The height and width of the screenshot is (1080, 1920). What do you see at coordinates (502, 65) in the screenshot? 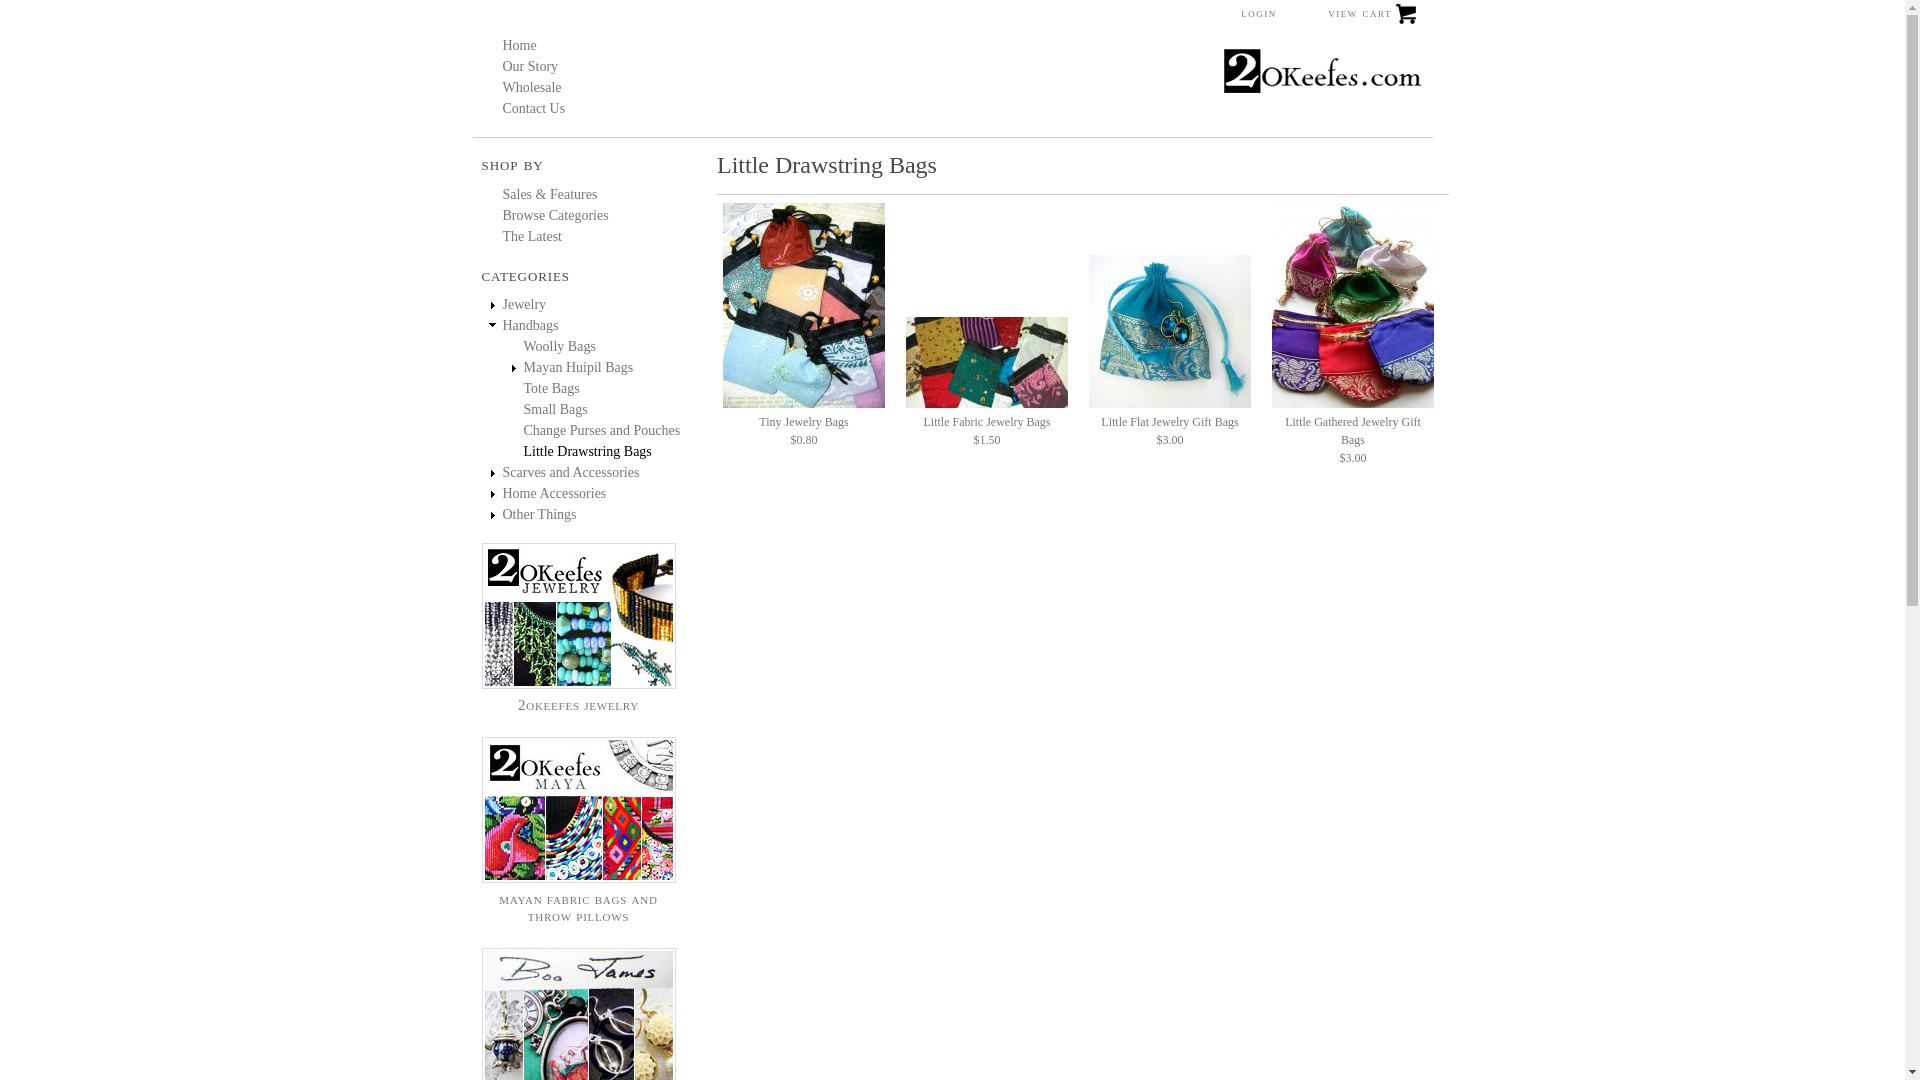
I see `'Our Story'` at bounding box center [502, 65].